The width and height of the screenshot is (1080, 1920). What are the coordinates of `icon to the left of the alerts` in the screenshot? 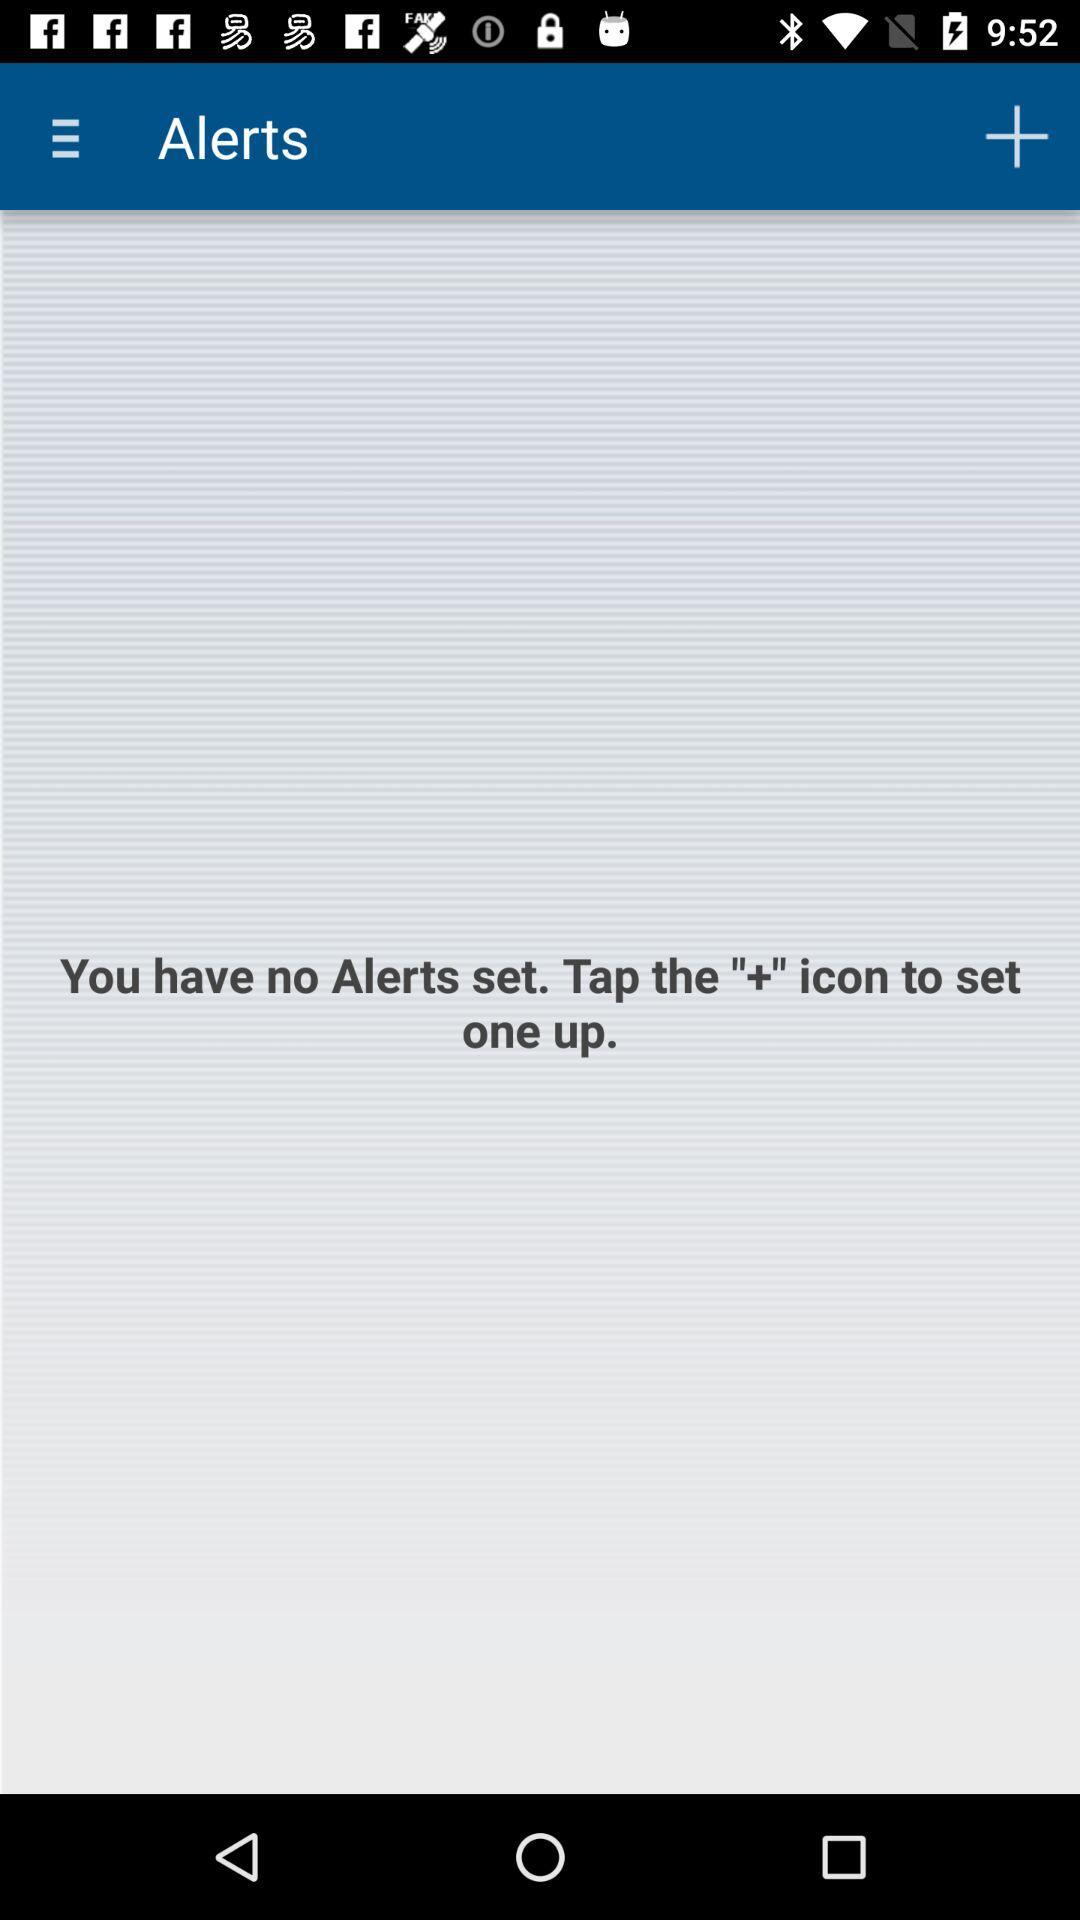 It's located at (72, 135).